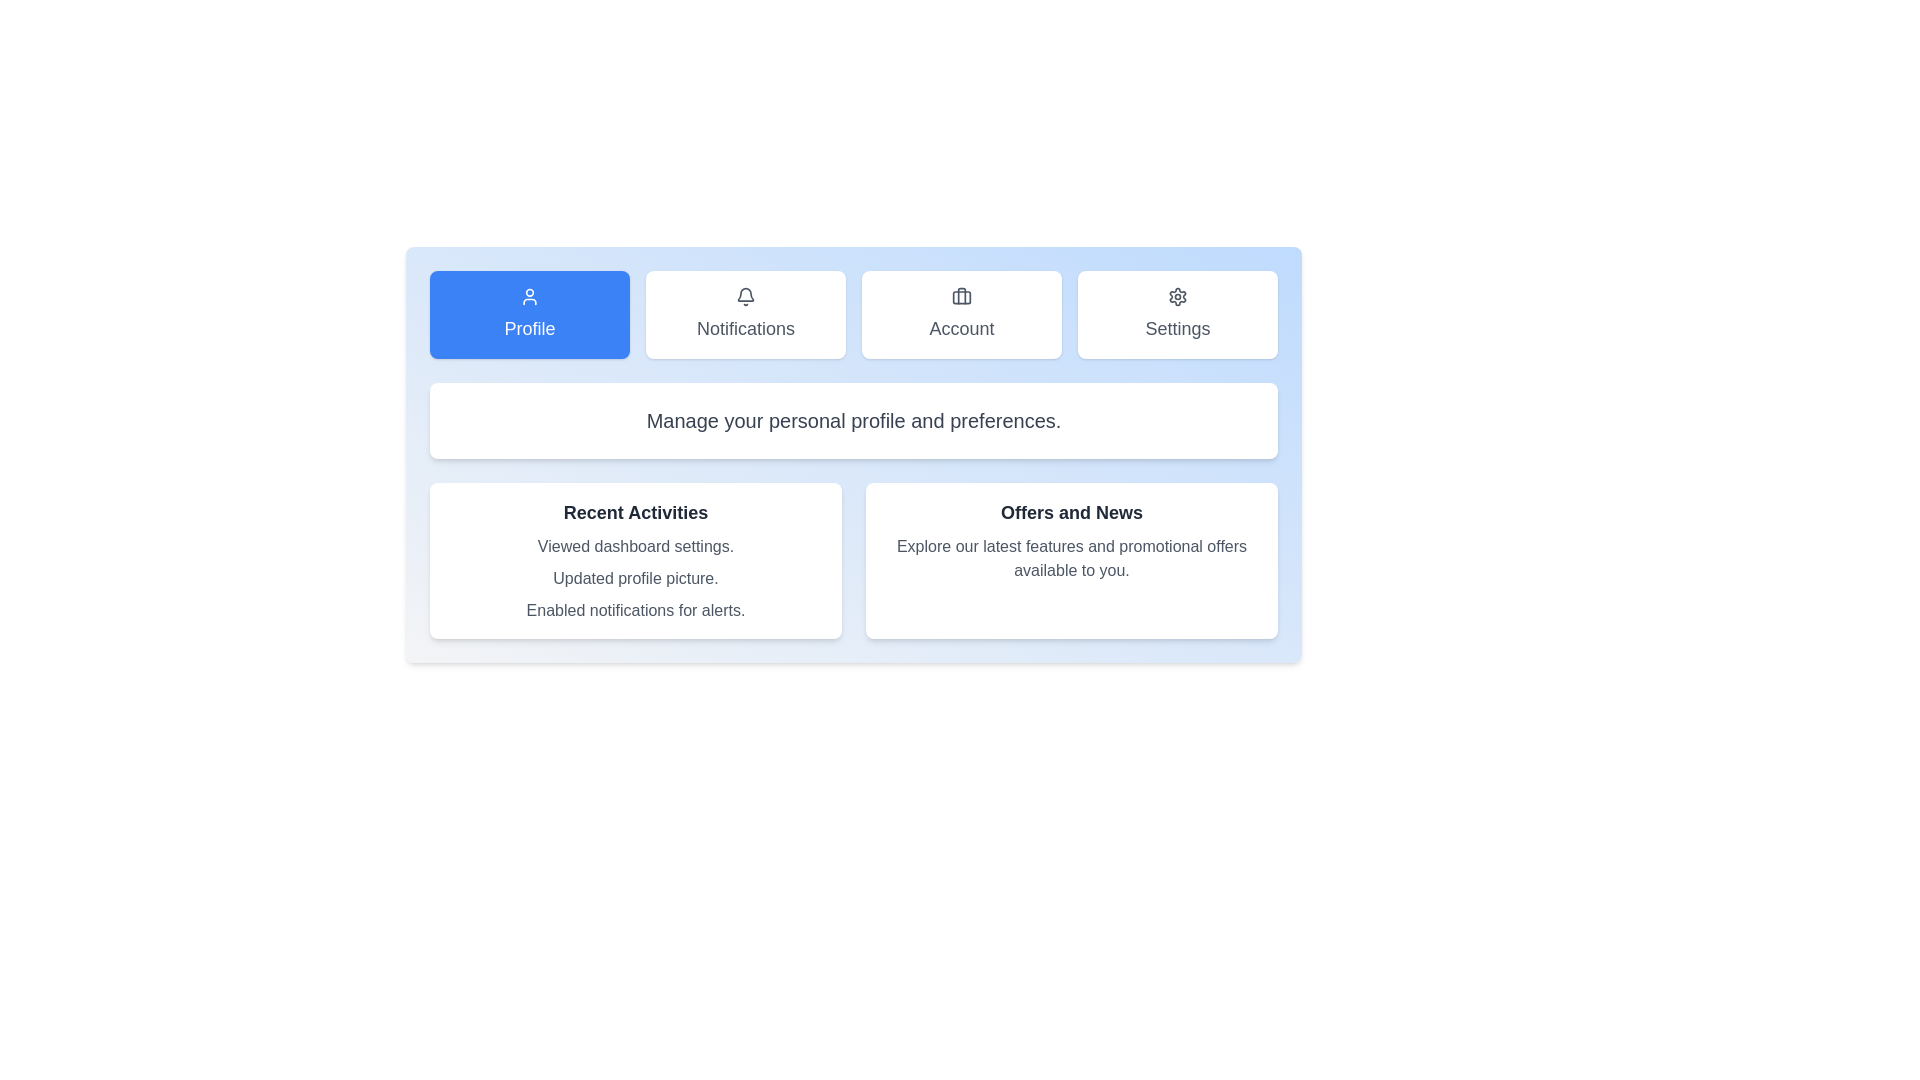  I want to click on the Informative card titled 'Offers and News', which is a light gray box with rounded corners, containing a bold title and a gray description, located in the second row of a two-column grid layout, so click(1070, 560).